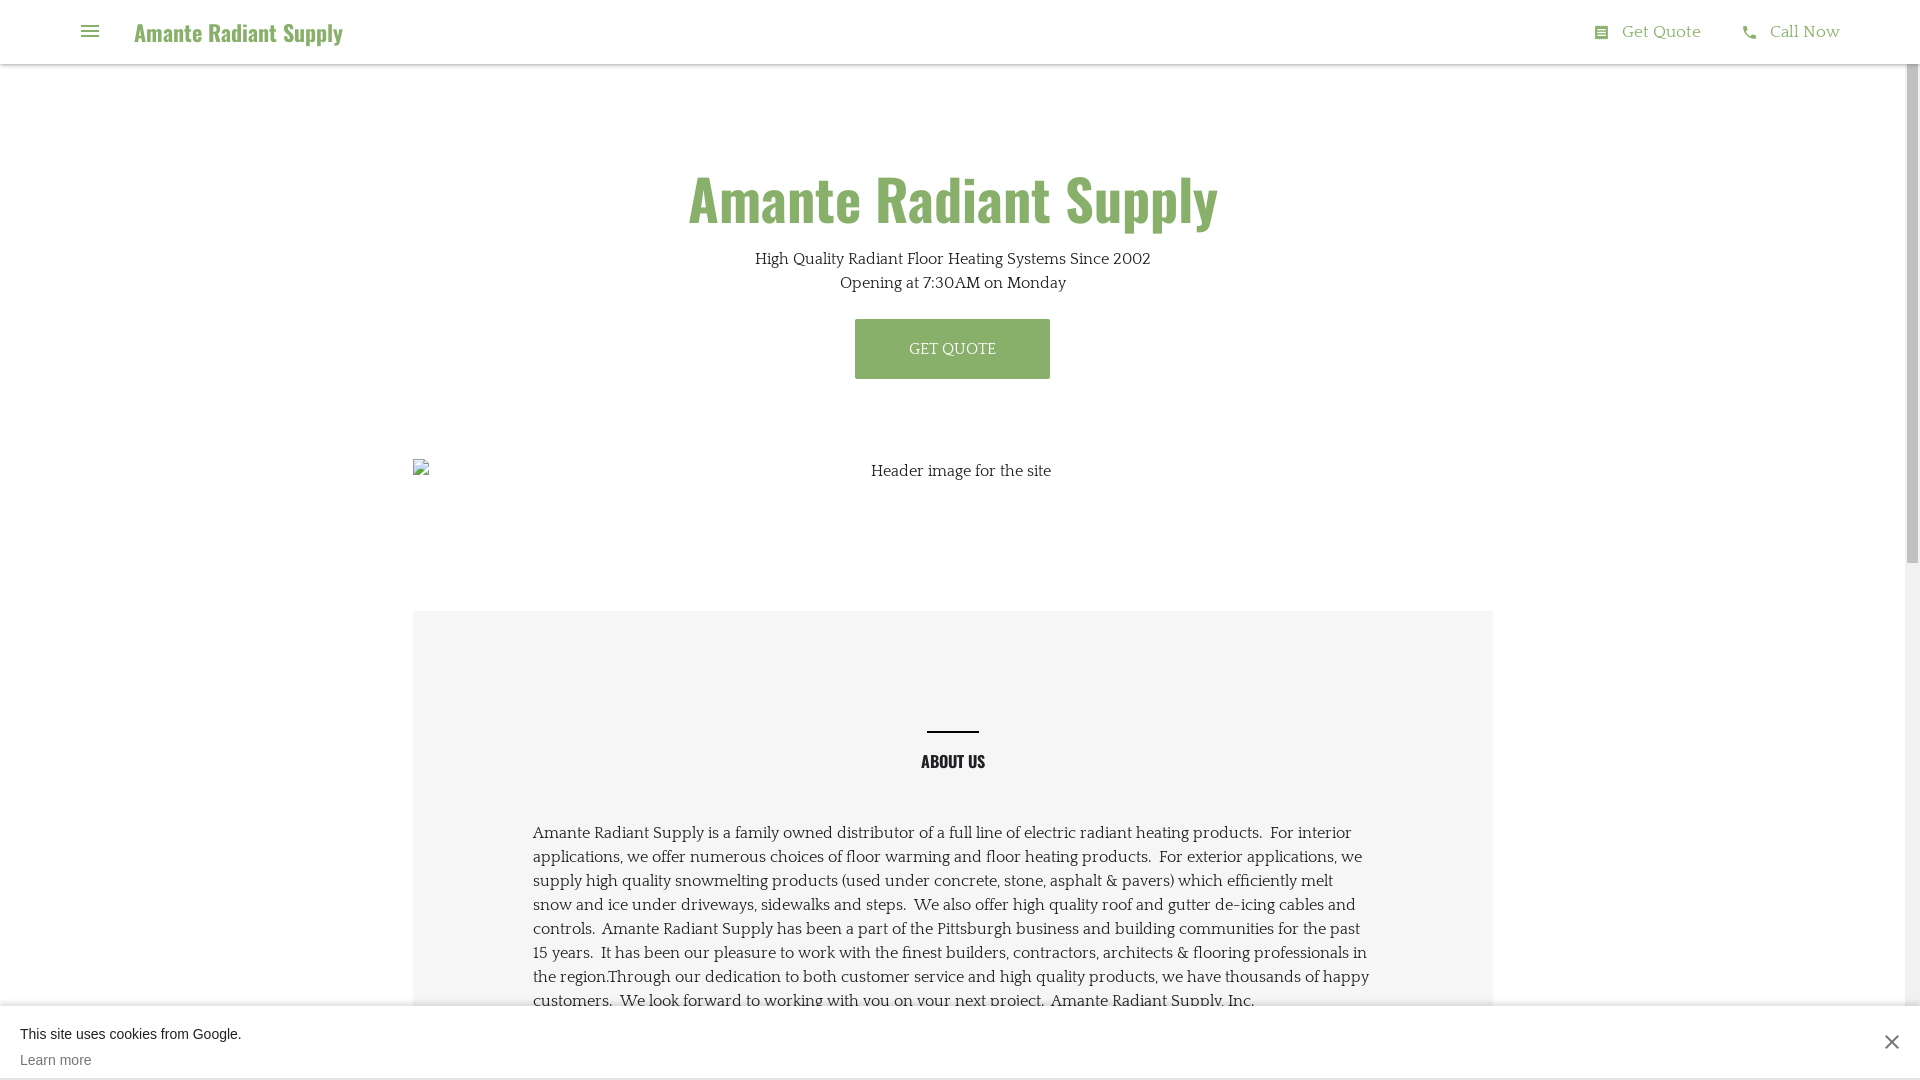 The width and height of the screenshot is (1920, 1080). Describe the element at coordinates (951, 347) in the screenshot. I see `'GET QUOTE'` at that location.